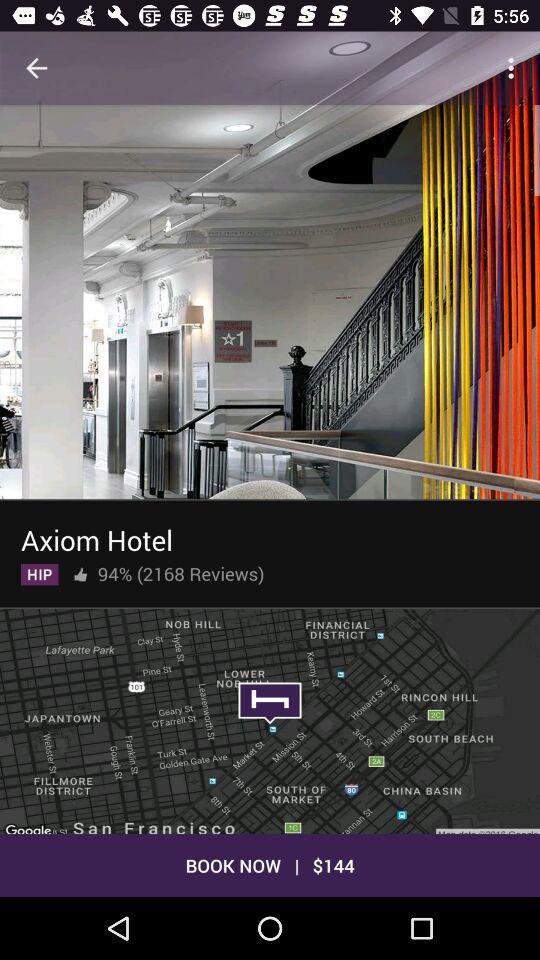 The image size is (540, 960). What do you see at coordinates (79, 570) in the screenshot?
I see `item to the left of 94% (2168 reviews) item` at bounding box center [79, 570].